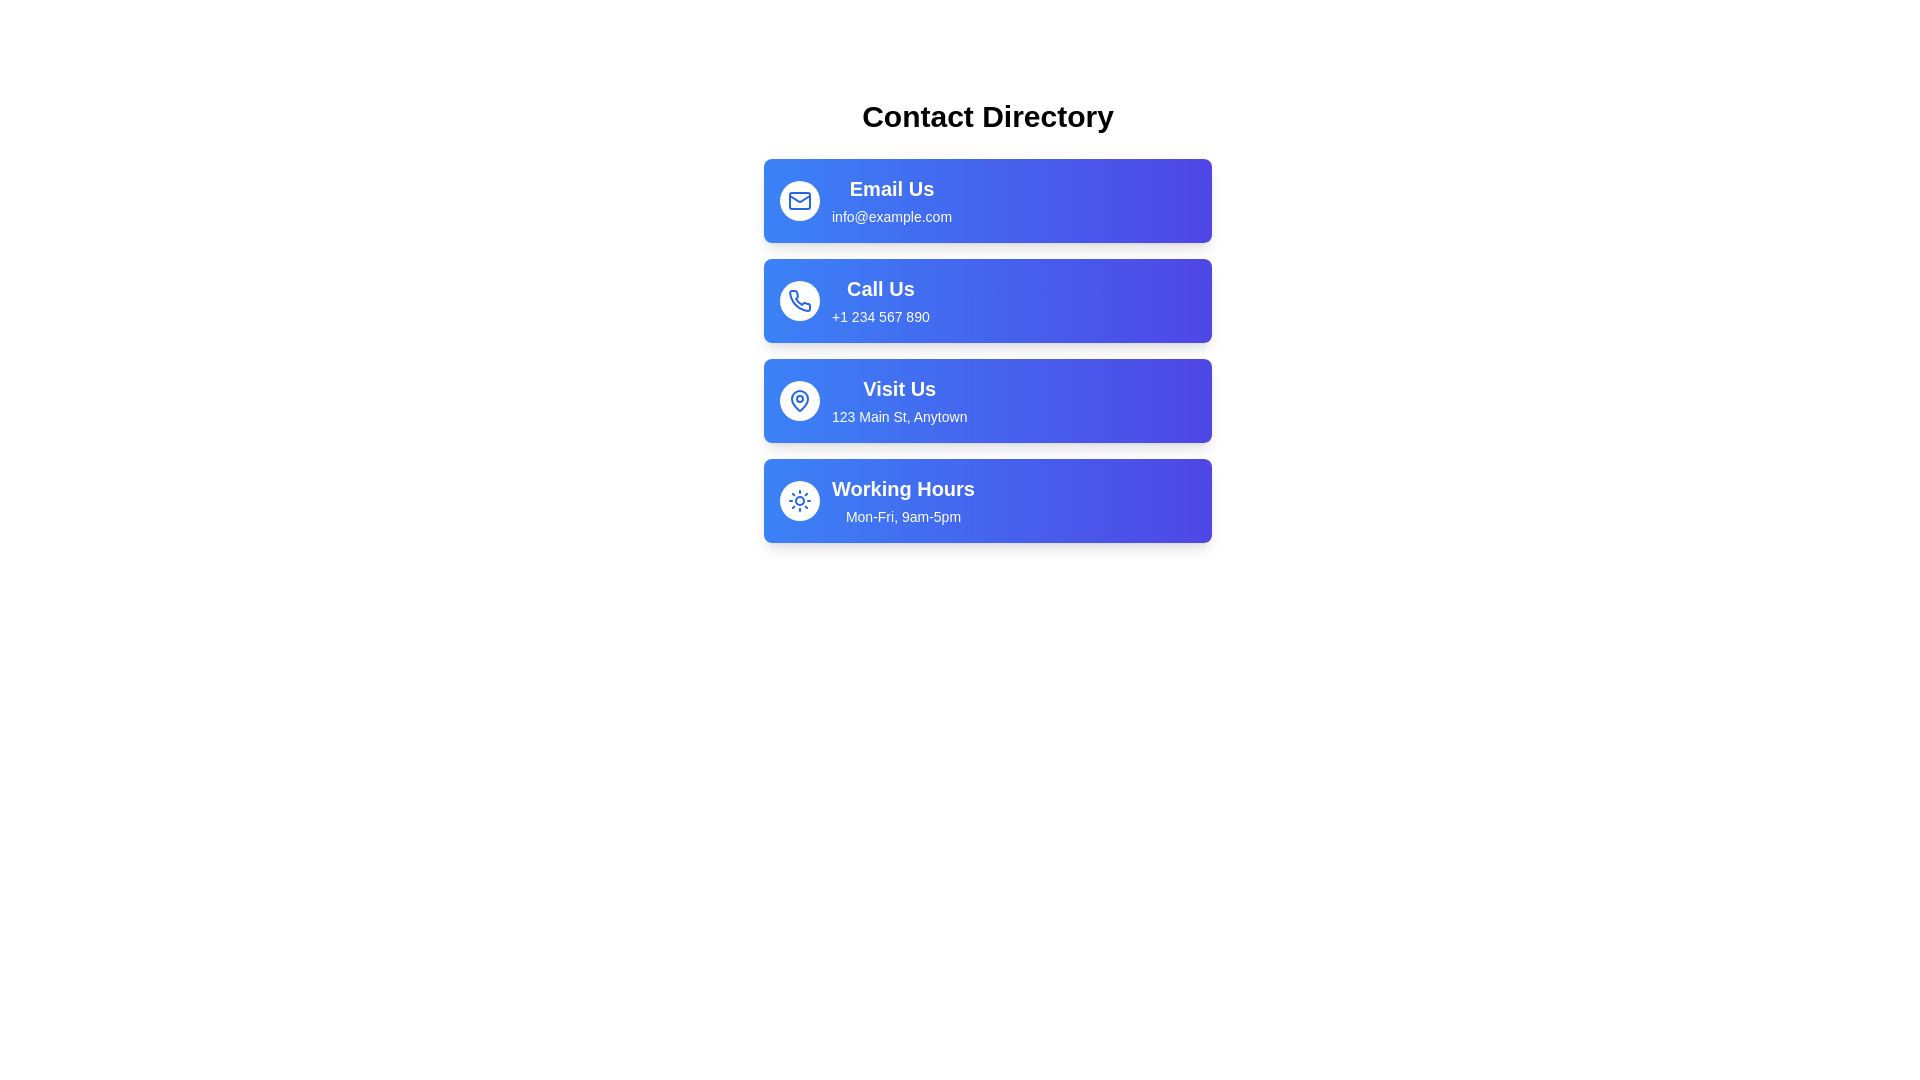 The image size is (1920, 1080). Describe the element at coordinates (800, 401) in the screenshot. I see `the blue outlined map pin icon within the 'Visit Us' section of the contact directory list` at that location.